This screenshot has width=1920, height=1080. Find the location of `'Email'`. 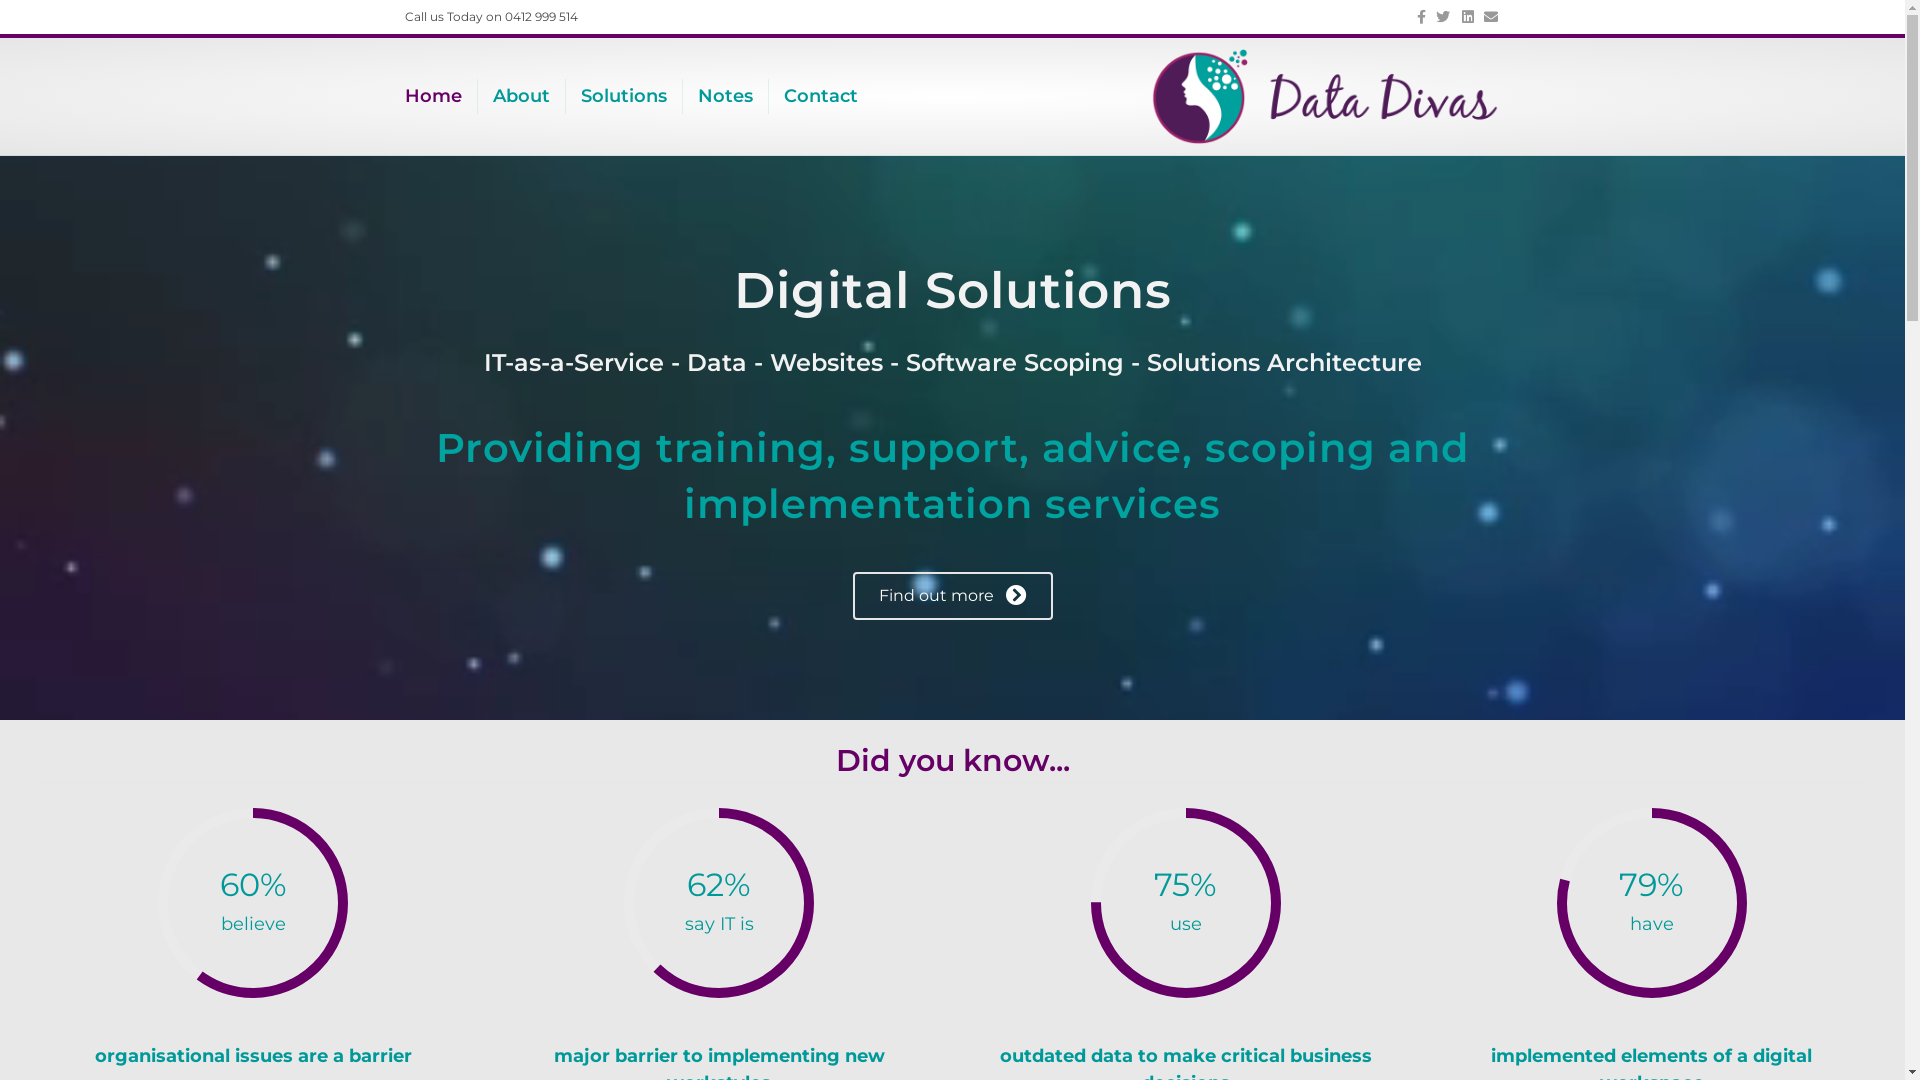

'Email' is located at coordinates (1486, 15).